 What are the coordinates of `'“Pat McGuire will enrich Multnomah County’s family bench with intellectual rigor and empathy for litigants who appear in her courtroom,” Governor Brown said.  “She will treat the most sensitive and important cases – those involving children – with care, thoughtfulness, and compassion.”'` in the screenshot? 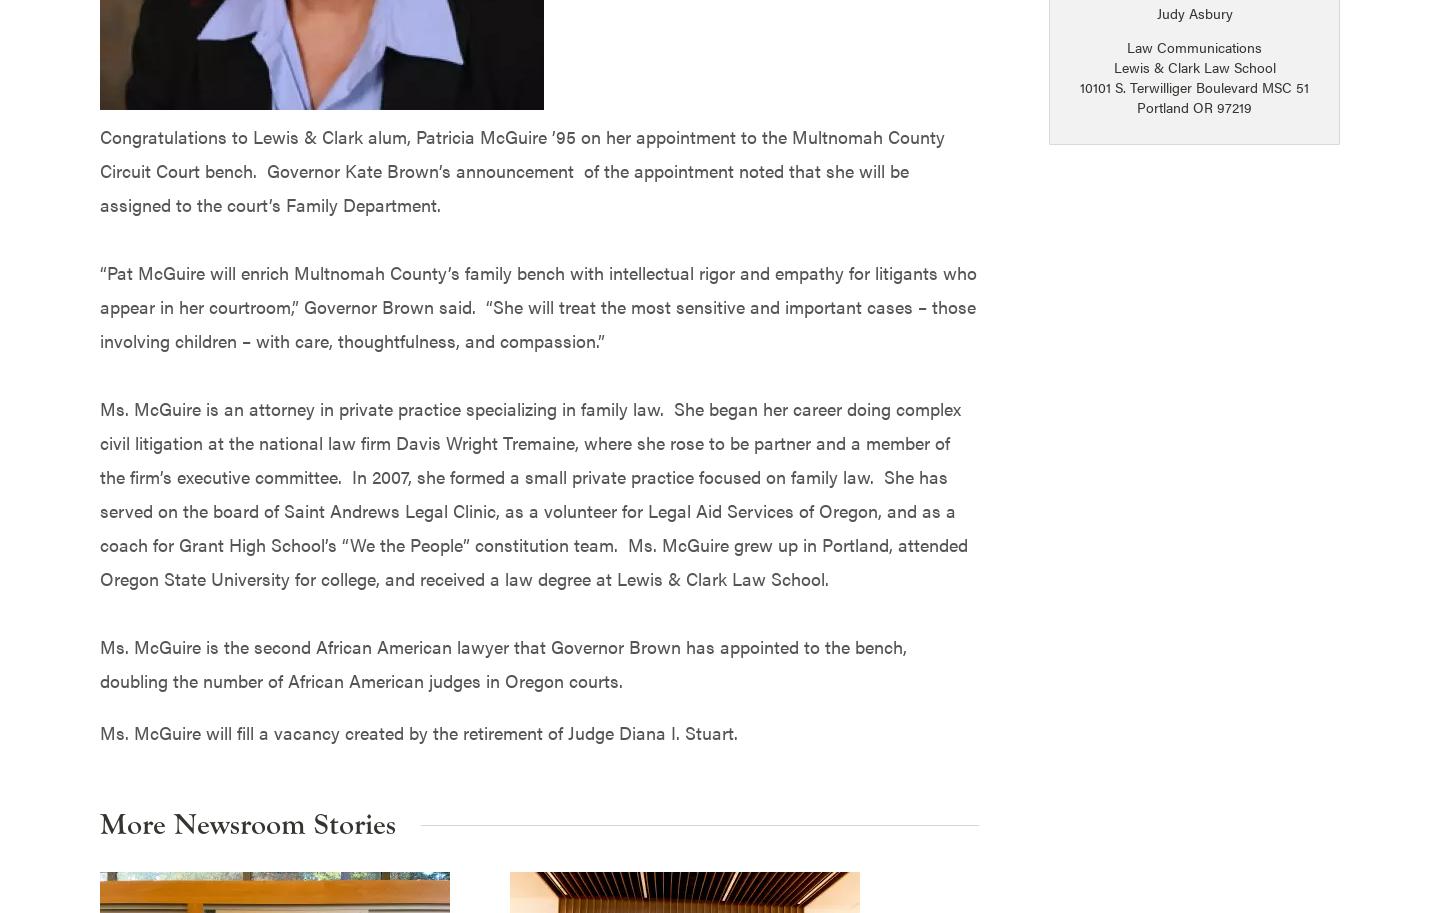 It's located at (537, 304).